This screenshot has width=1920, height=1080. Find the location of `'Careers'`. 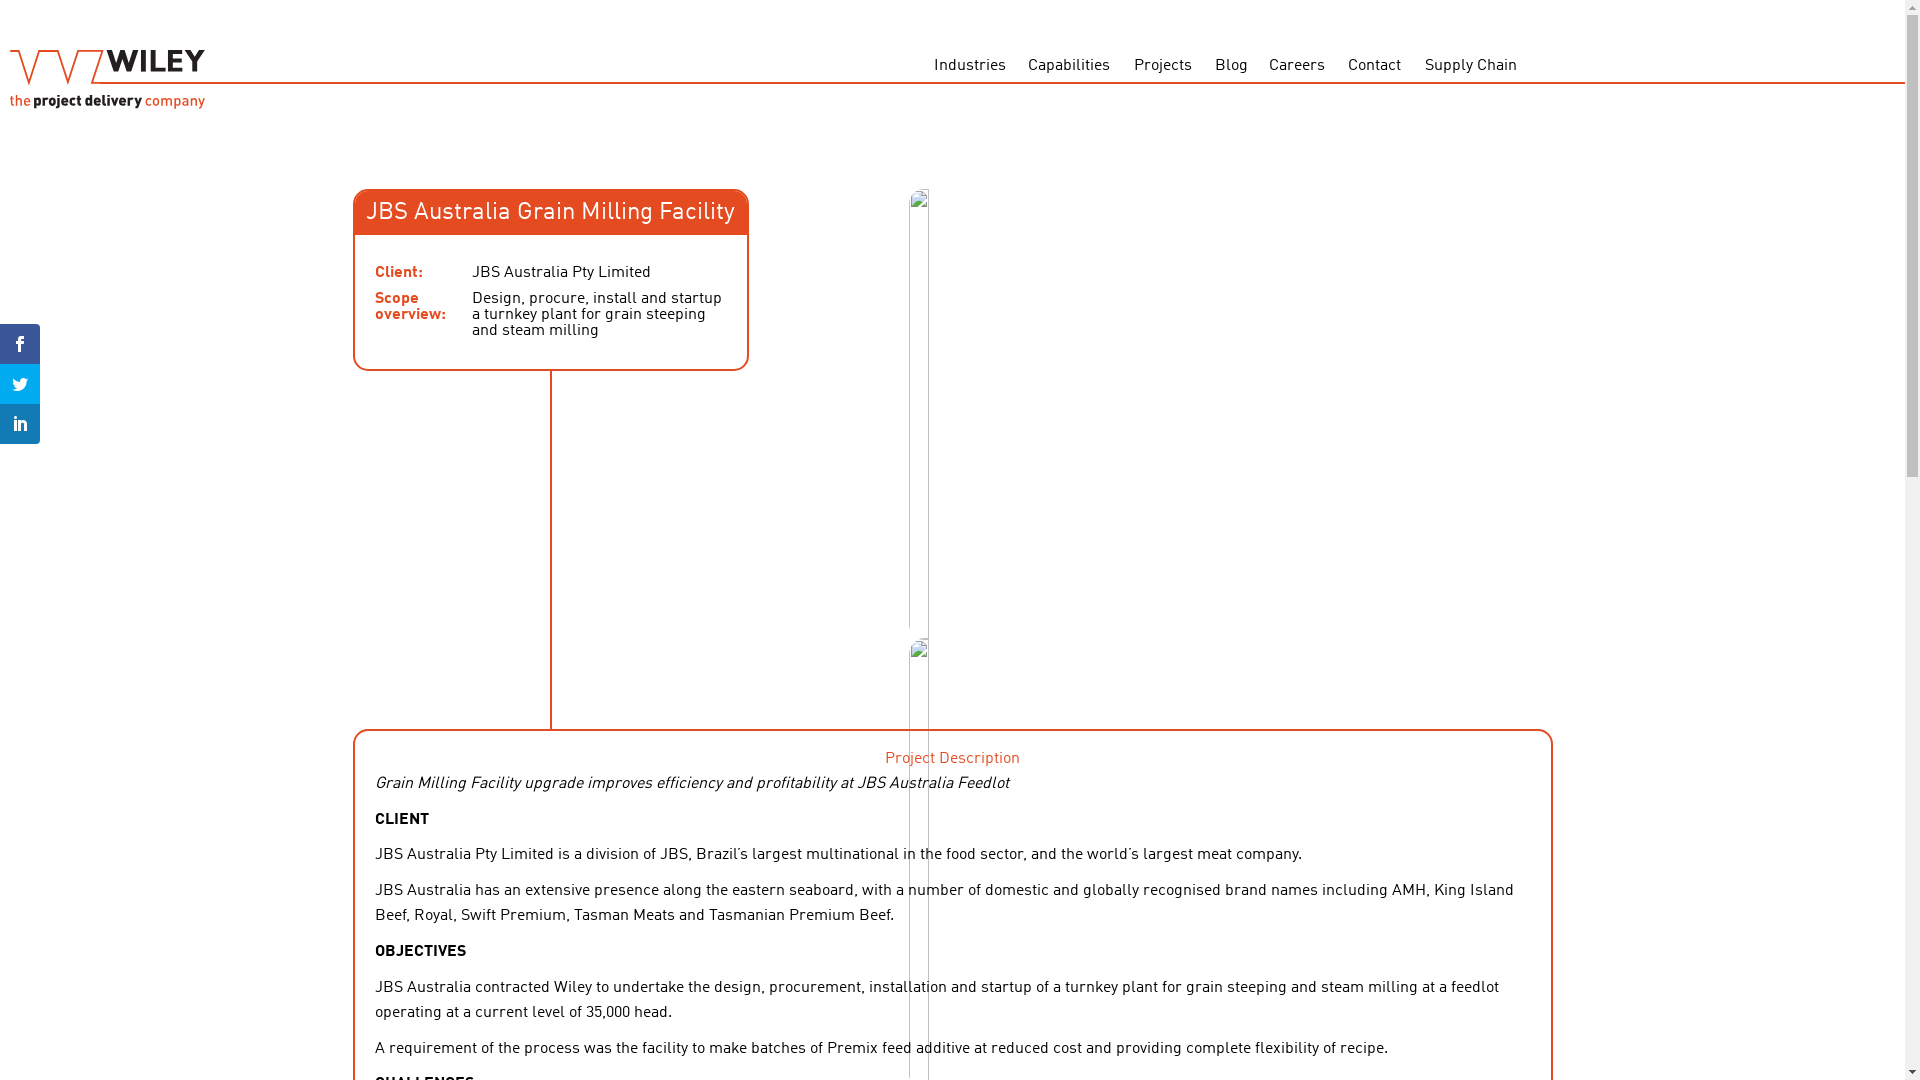

'Careers' is located at coordinates (1297, 65).